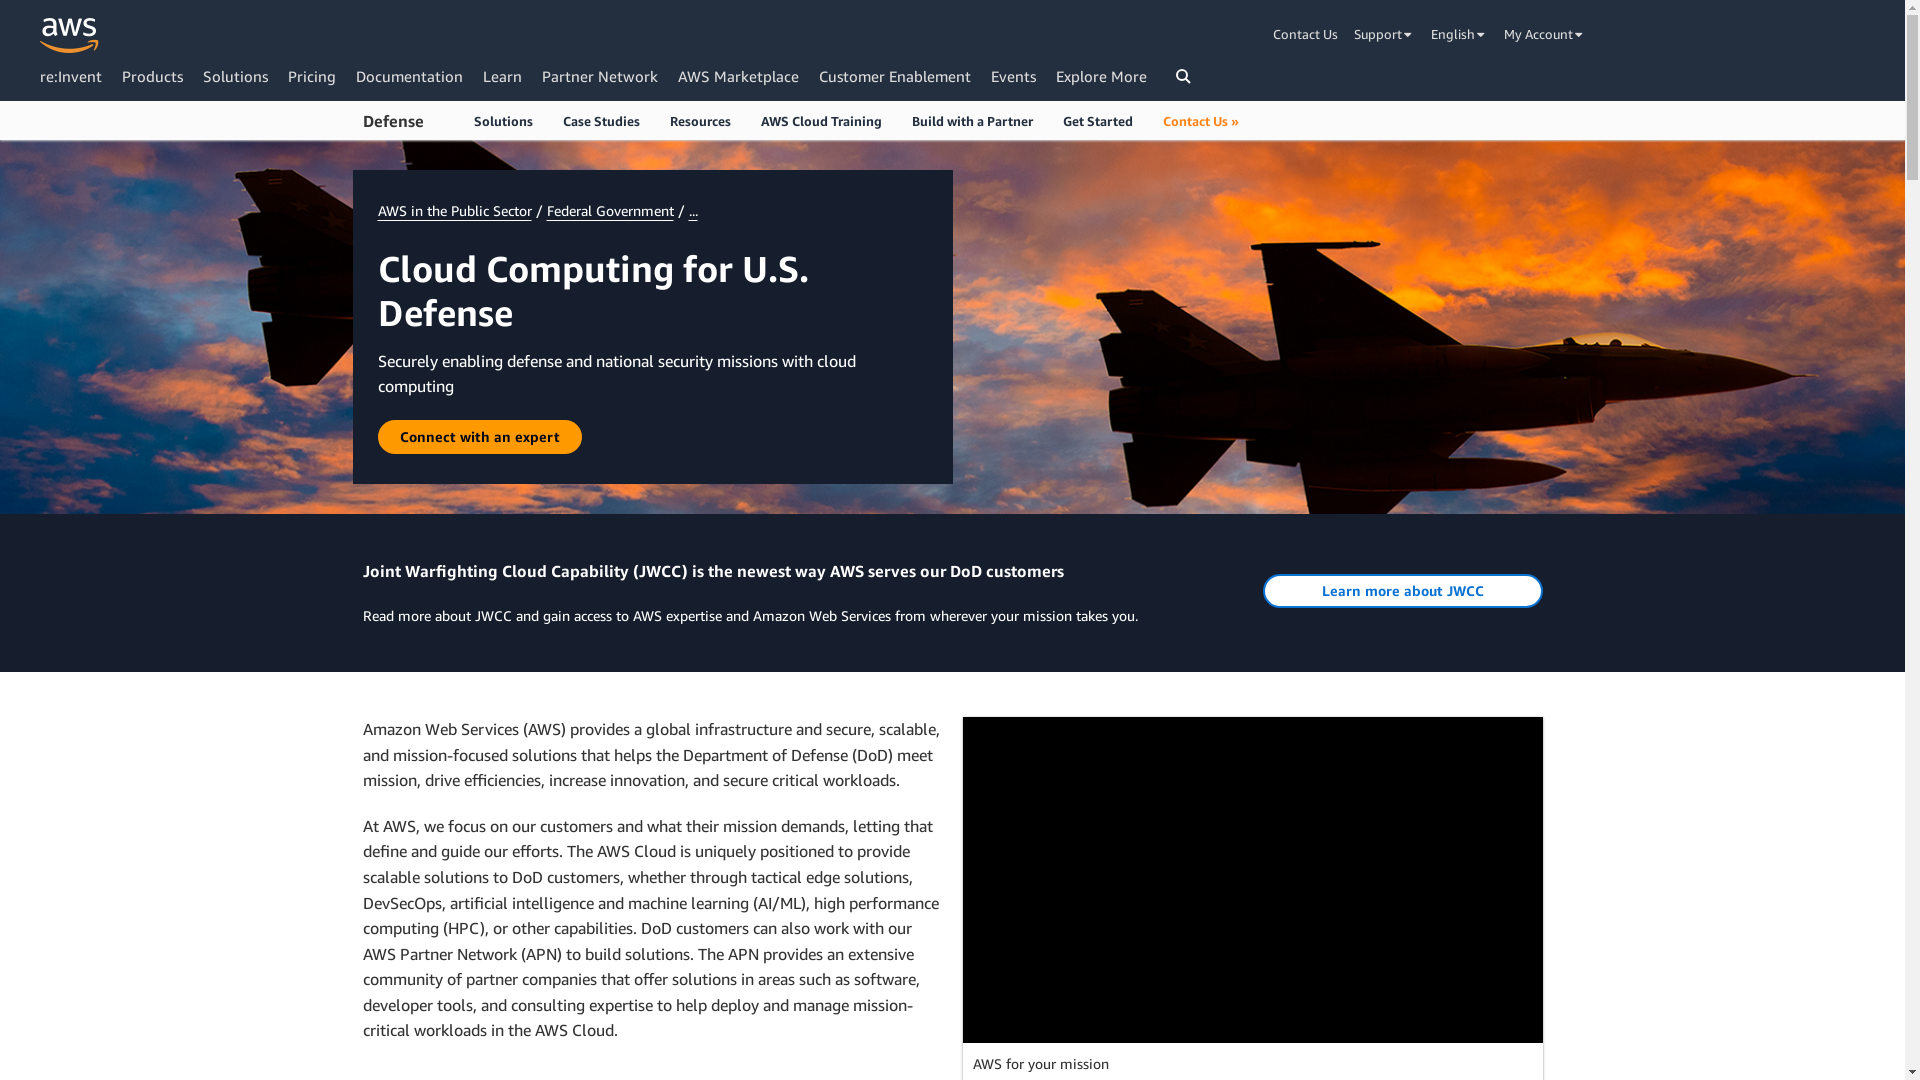  What do you see at coordinates (408, 75) in the screenshot?
I see `'Documentation'` at bounding box center [408, 75].